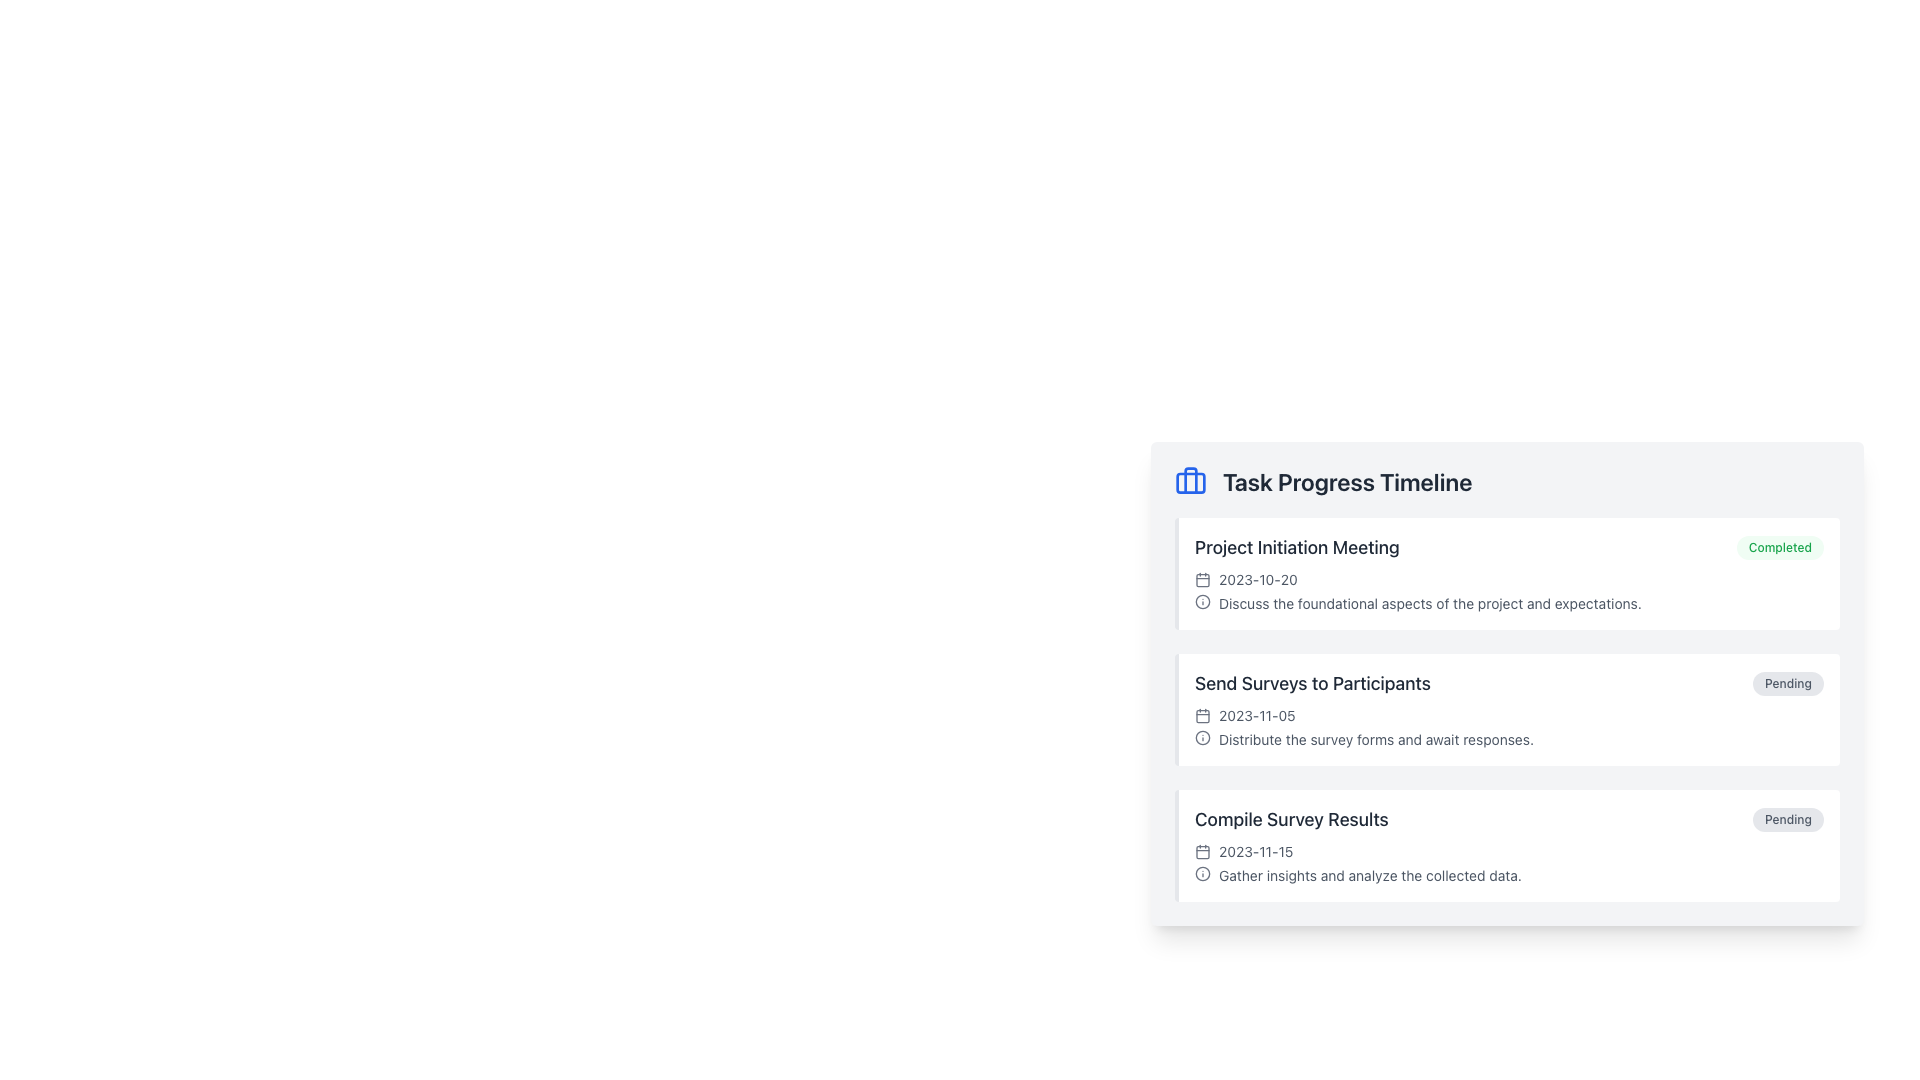 This screenshot has width=1920, height=1080. Describe the element at coordinates (1202, 715) in the screenshot. I see `the calendar icon located to the immediate left of the date text '2023-11-05' in the second entry of the Task Progress Timeline` at that location.